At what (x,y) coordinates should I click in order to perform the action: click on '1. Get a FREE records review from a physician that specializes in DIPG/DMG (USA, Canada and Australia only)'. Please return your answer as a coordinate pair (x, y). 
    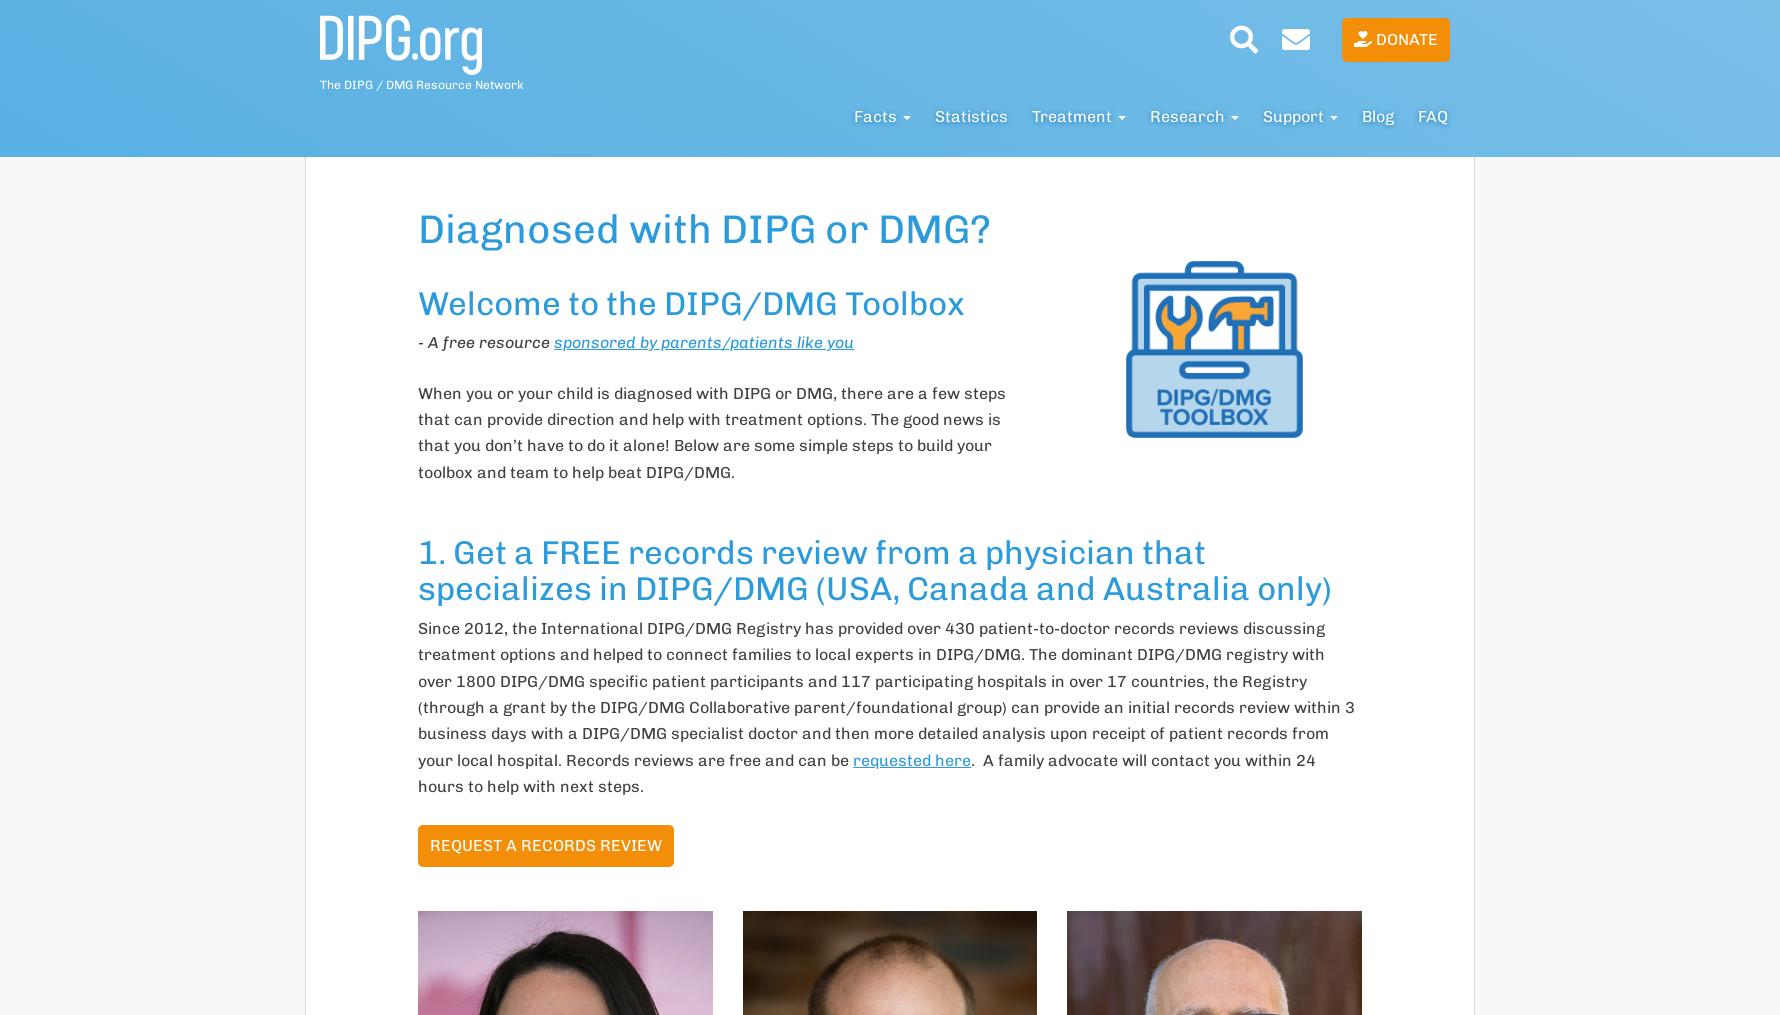
    Looking at the image, I should click on (416, 570).